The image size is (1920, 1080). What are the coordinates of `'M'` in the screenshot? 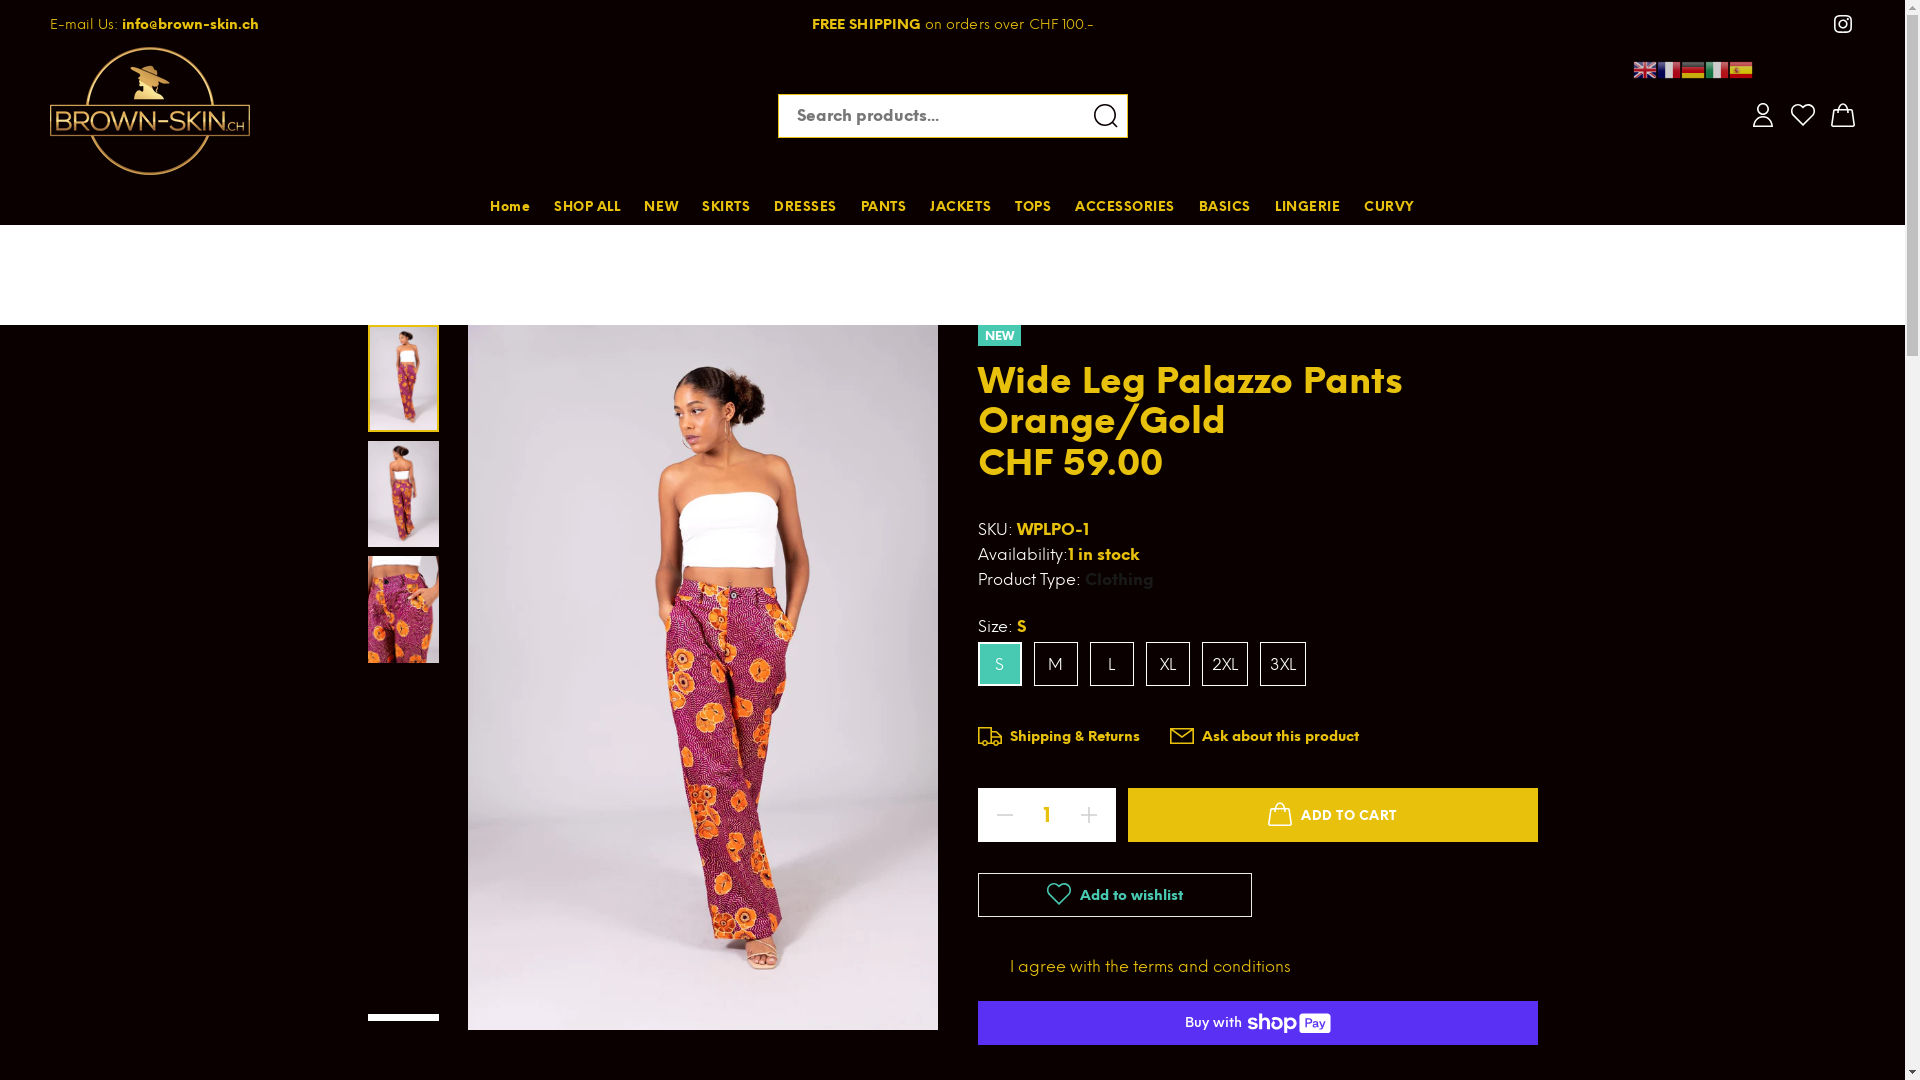 It's located at (1055, 663).